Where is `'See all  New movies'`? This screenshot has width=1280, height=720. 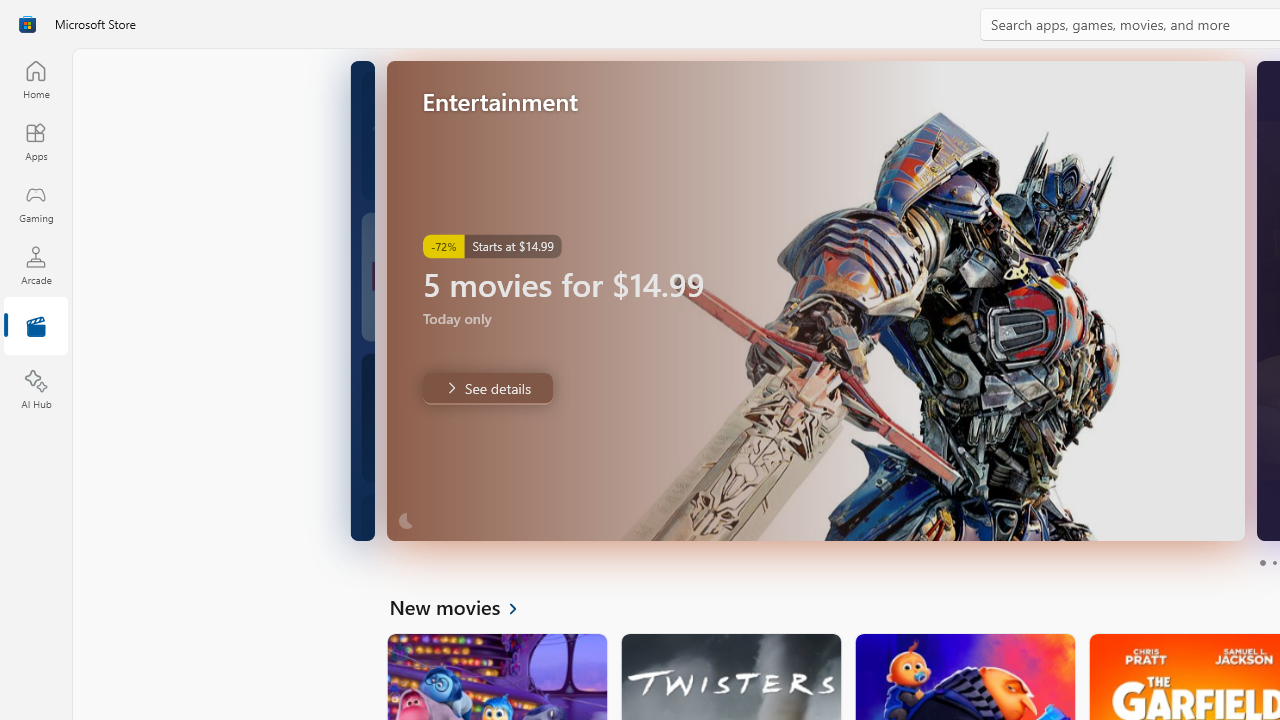
'See all  New movies' is located at coordinates (464, 605).